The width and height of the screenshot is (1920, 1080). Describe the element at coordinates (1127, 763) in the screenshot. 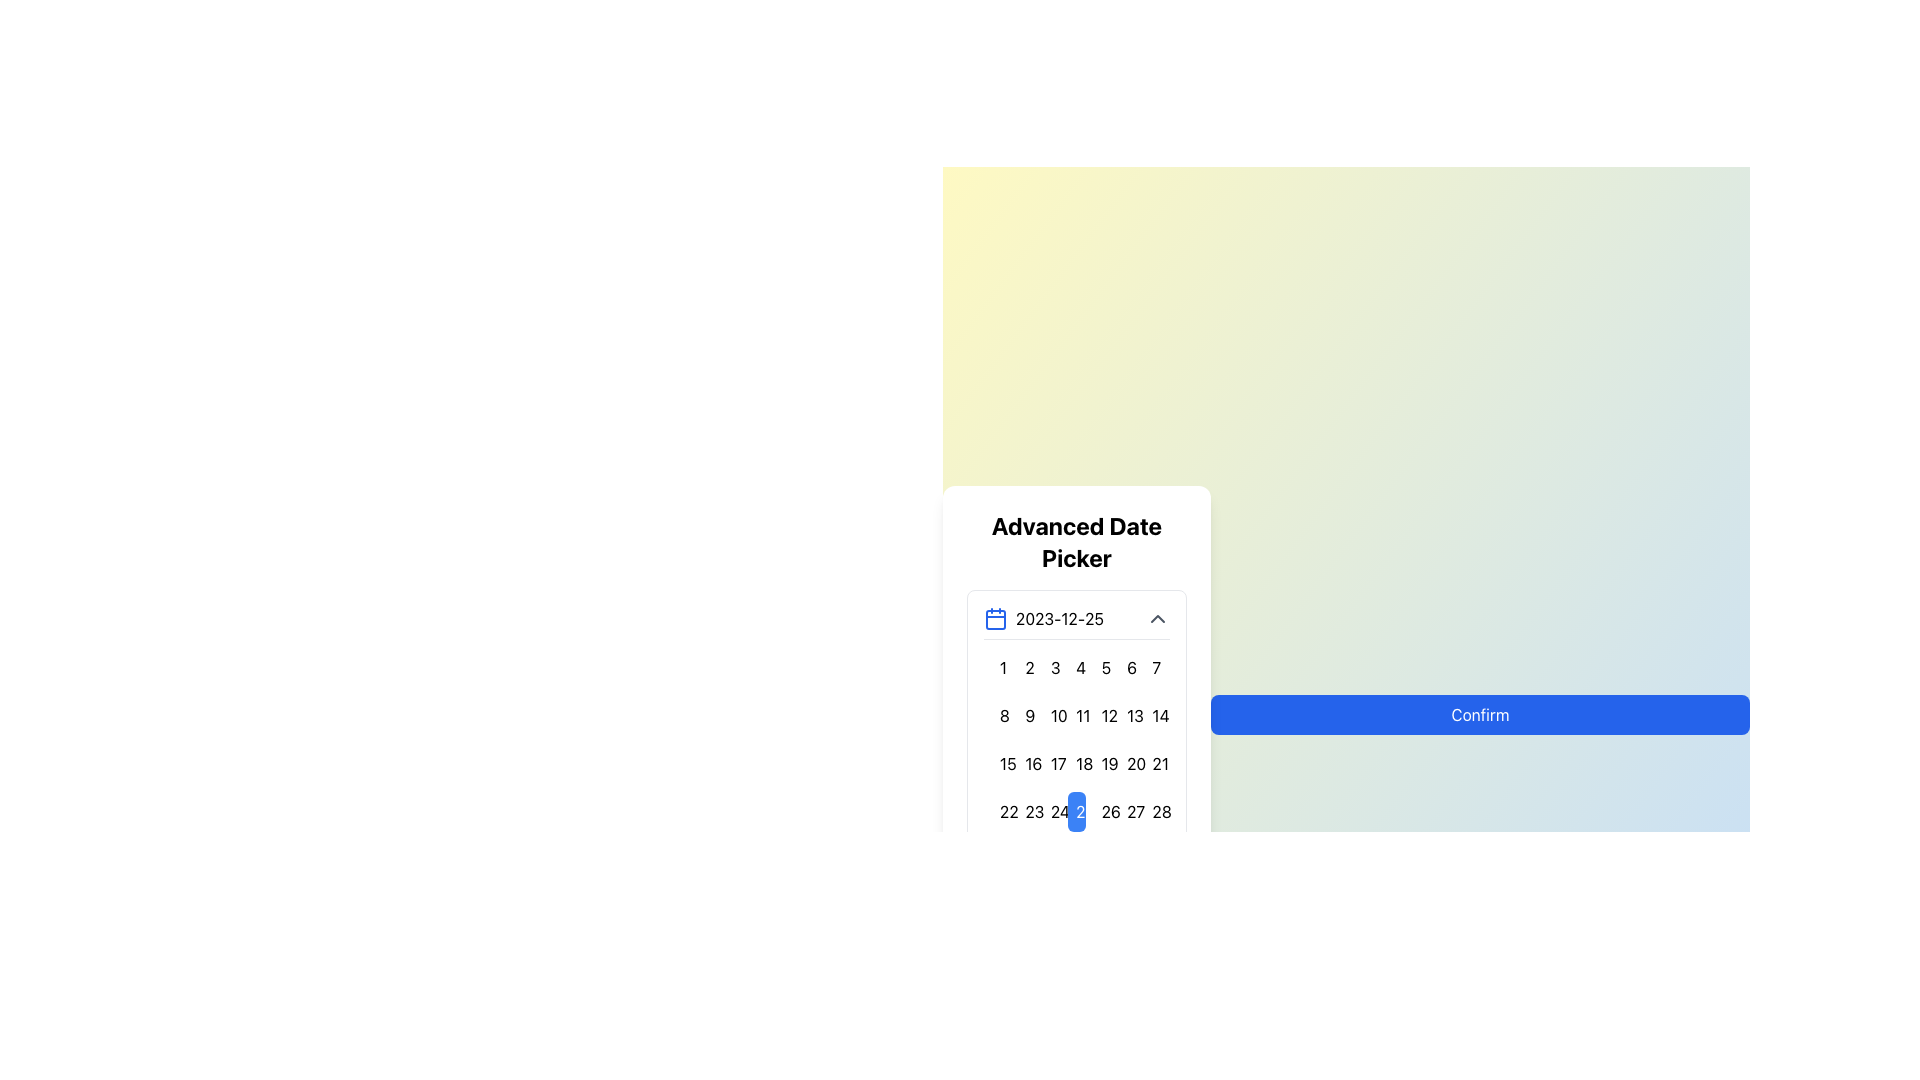

I see `the button displaying the number '20' located in the calendar grid under the 'Advanced Date Picker', specifically the sixth item in the third row` at that location.